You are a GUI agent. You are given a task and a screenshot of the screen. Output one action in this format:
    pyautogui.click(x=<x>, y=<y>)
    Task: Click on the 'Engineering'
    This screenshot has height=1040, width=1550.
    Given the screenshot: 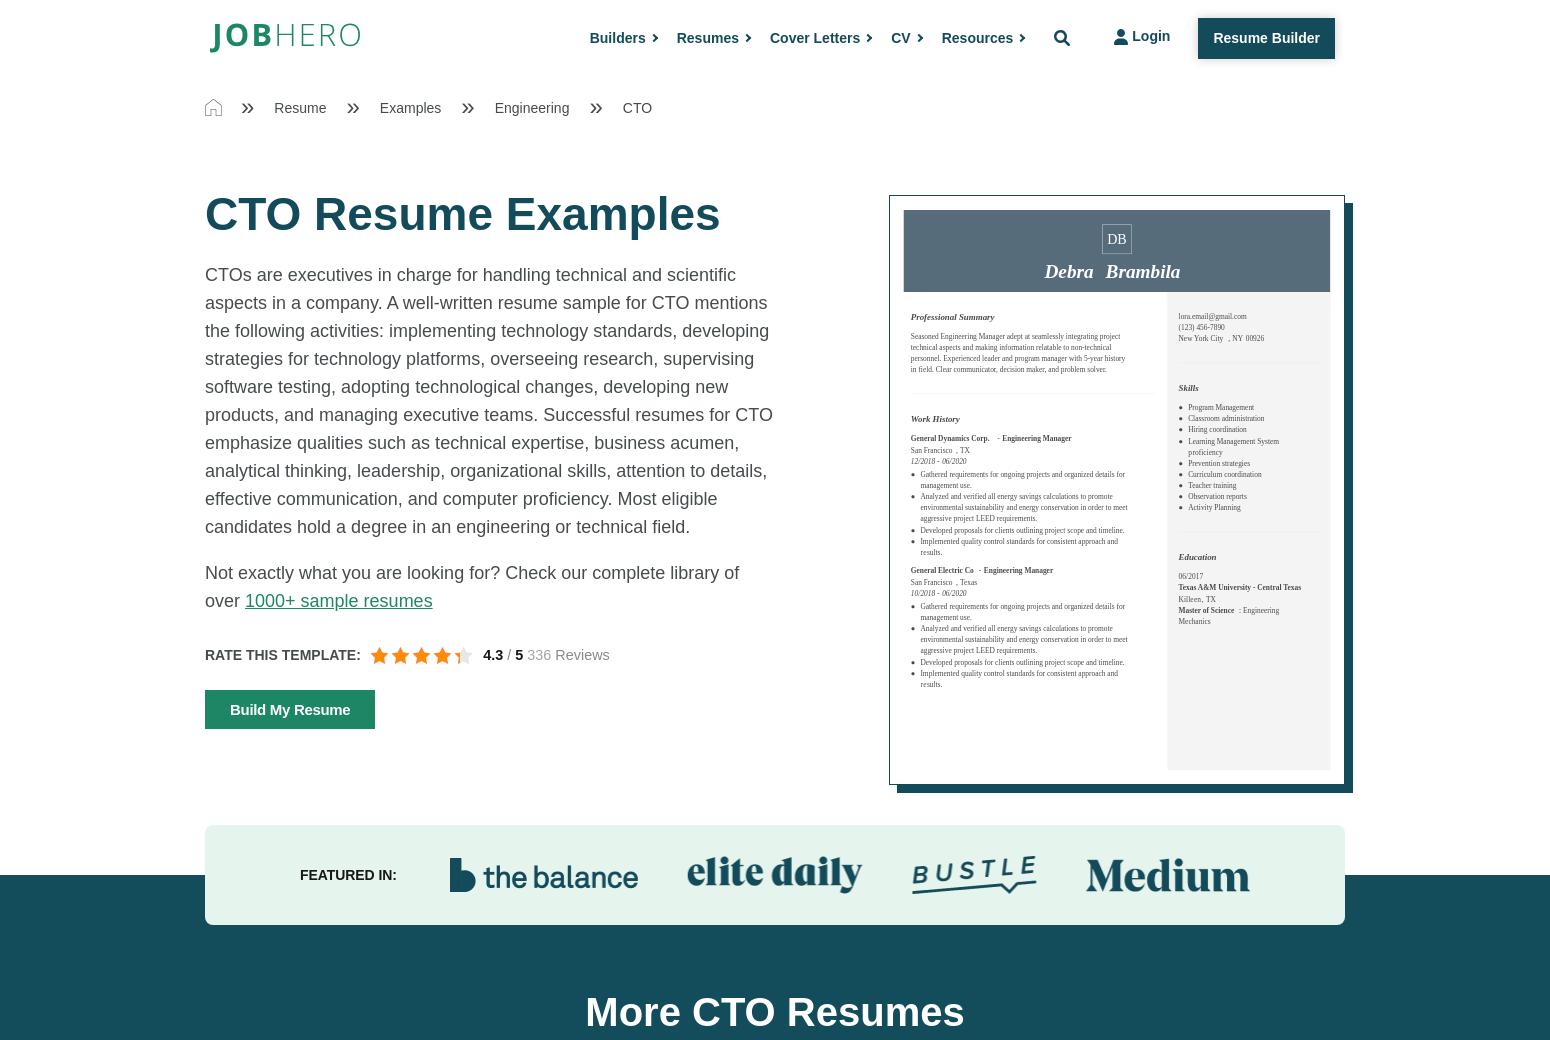 What is the action you would take?
    pyautogui.click(x=492, y=106)
    